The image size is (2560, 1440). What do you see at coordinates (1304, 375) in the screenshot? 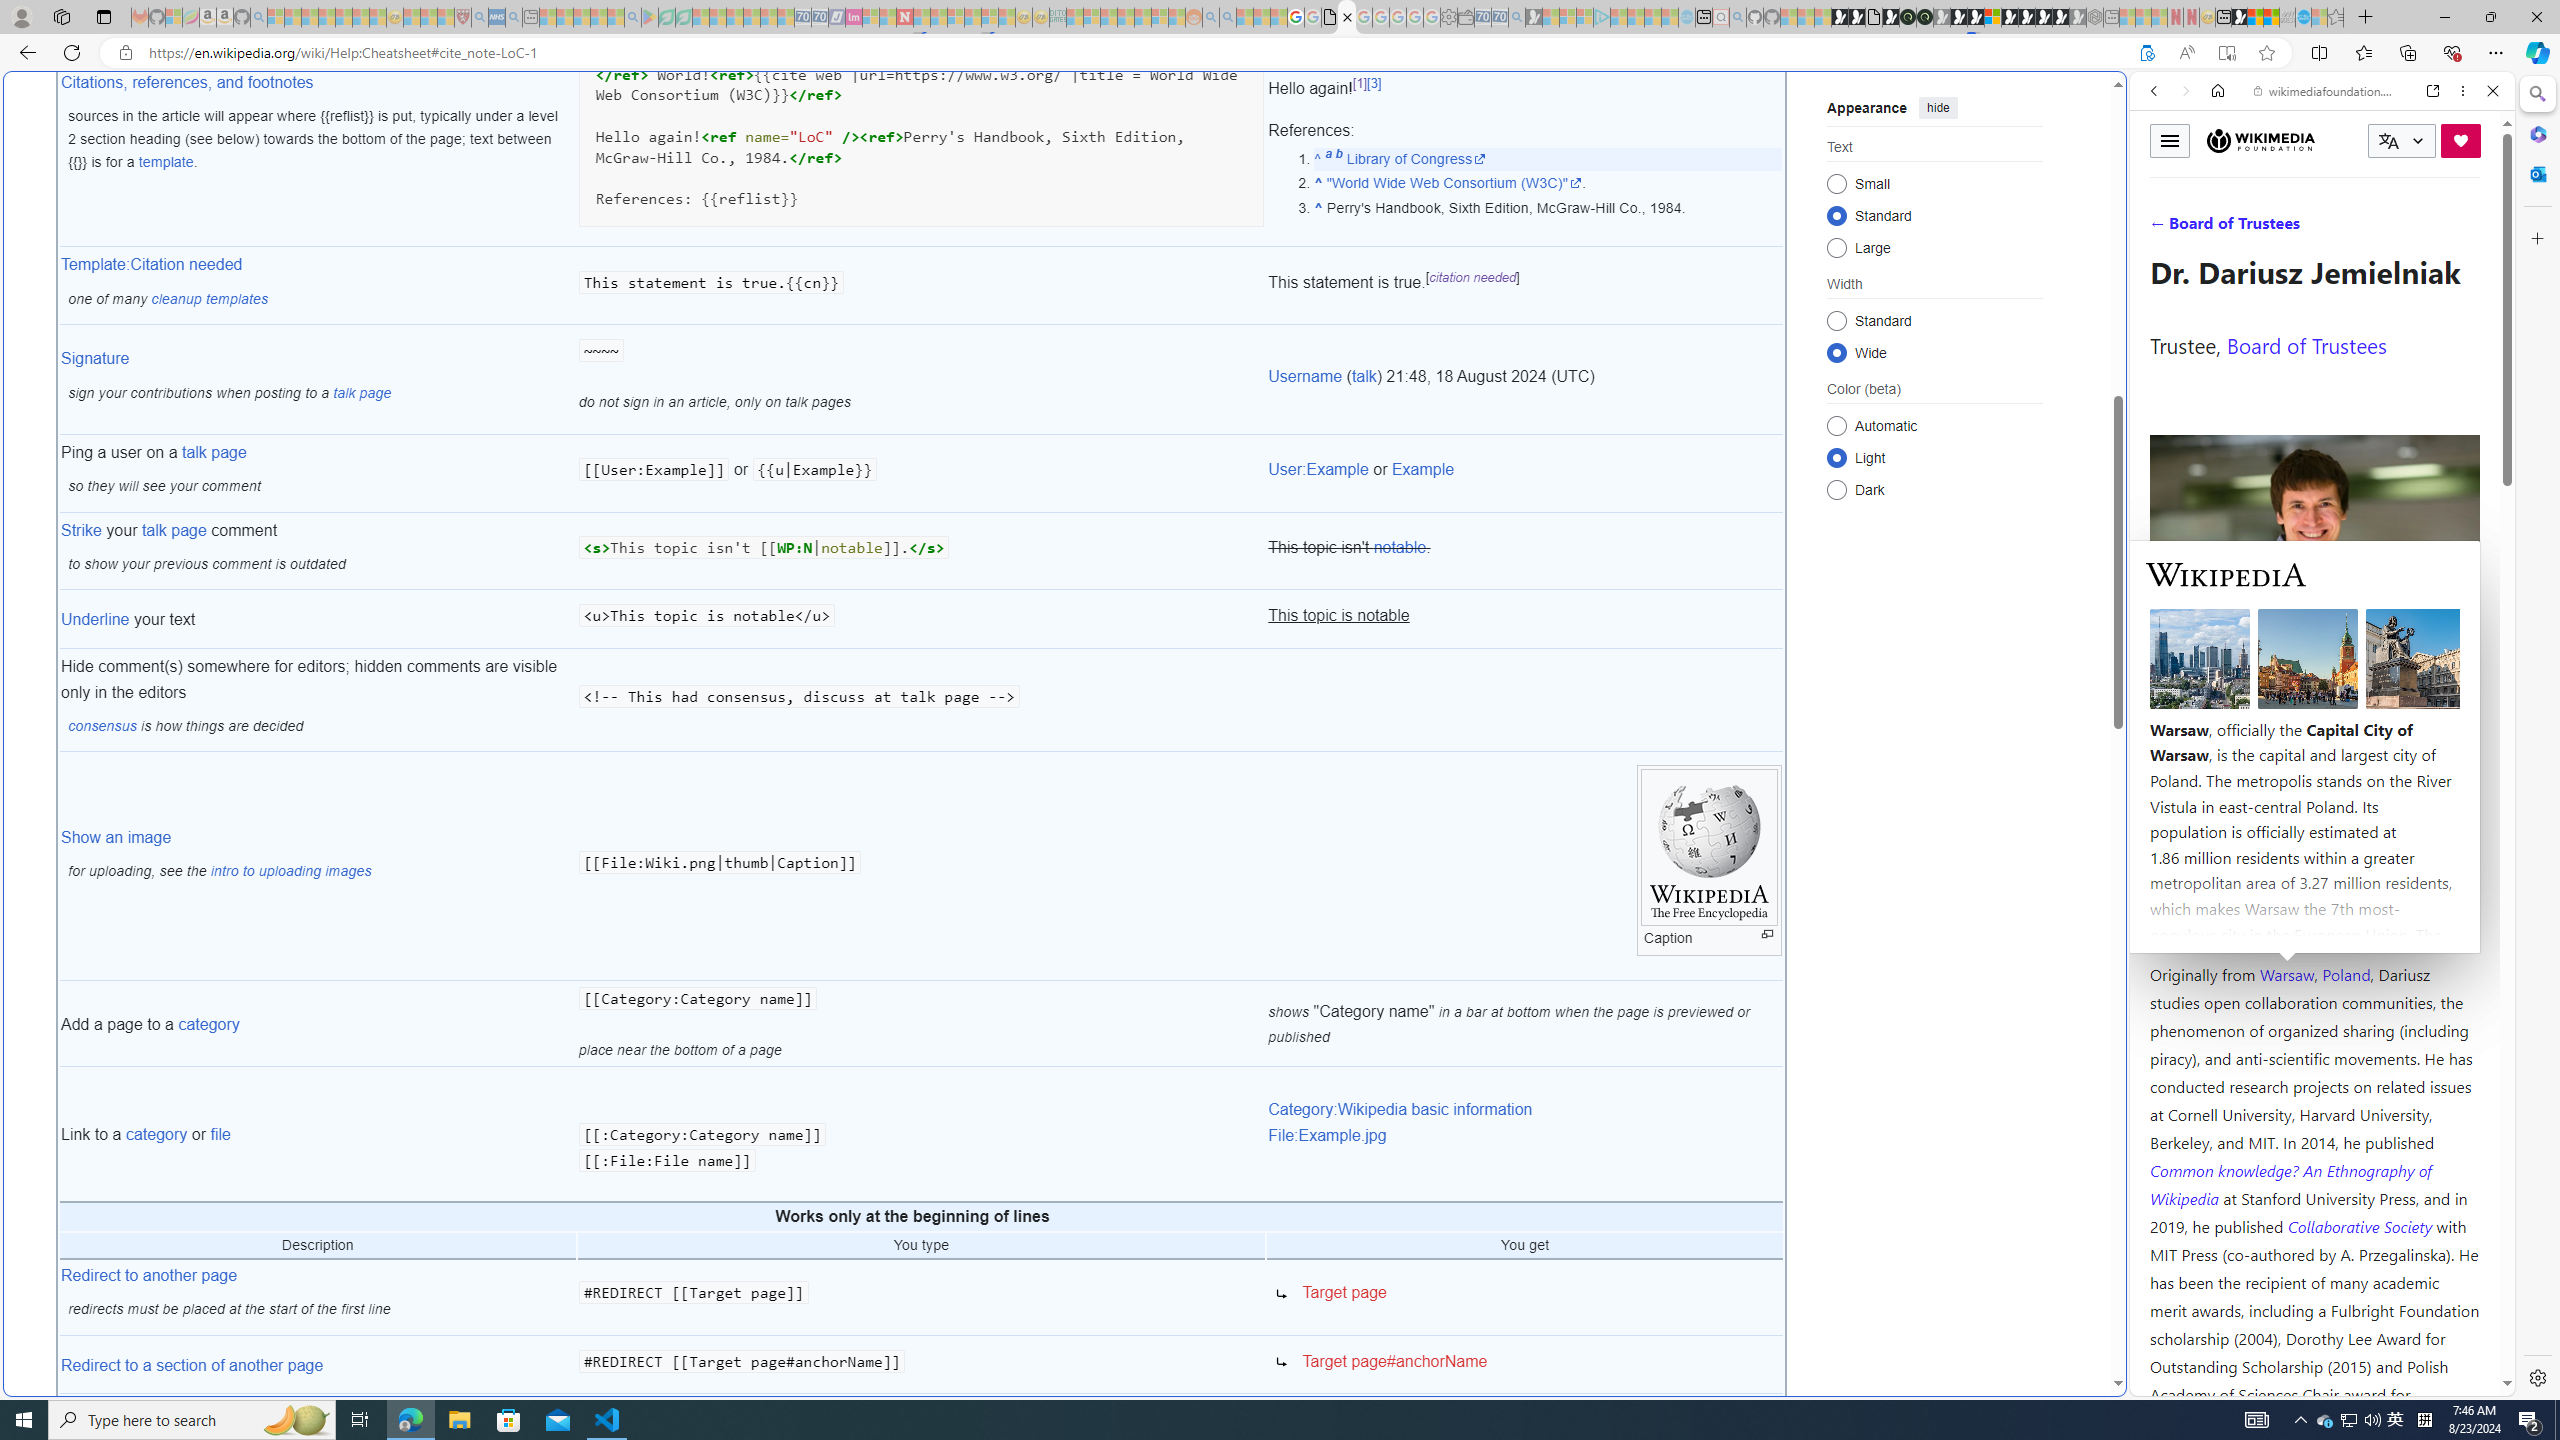
I see `'Username'` at bounding box center [1304, 375].